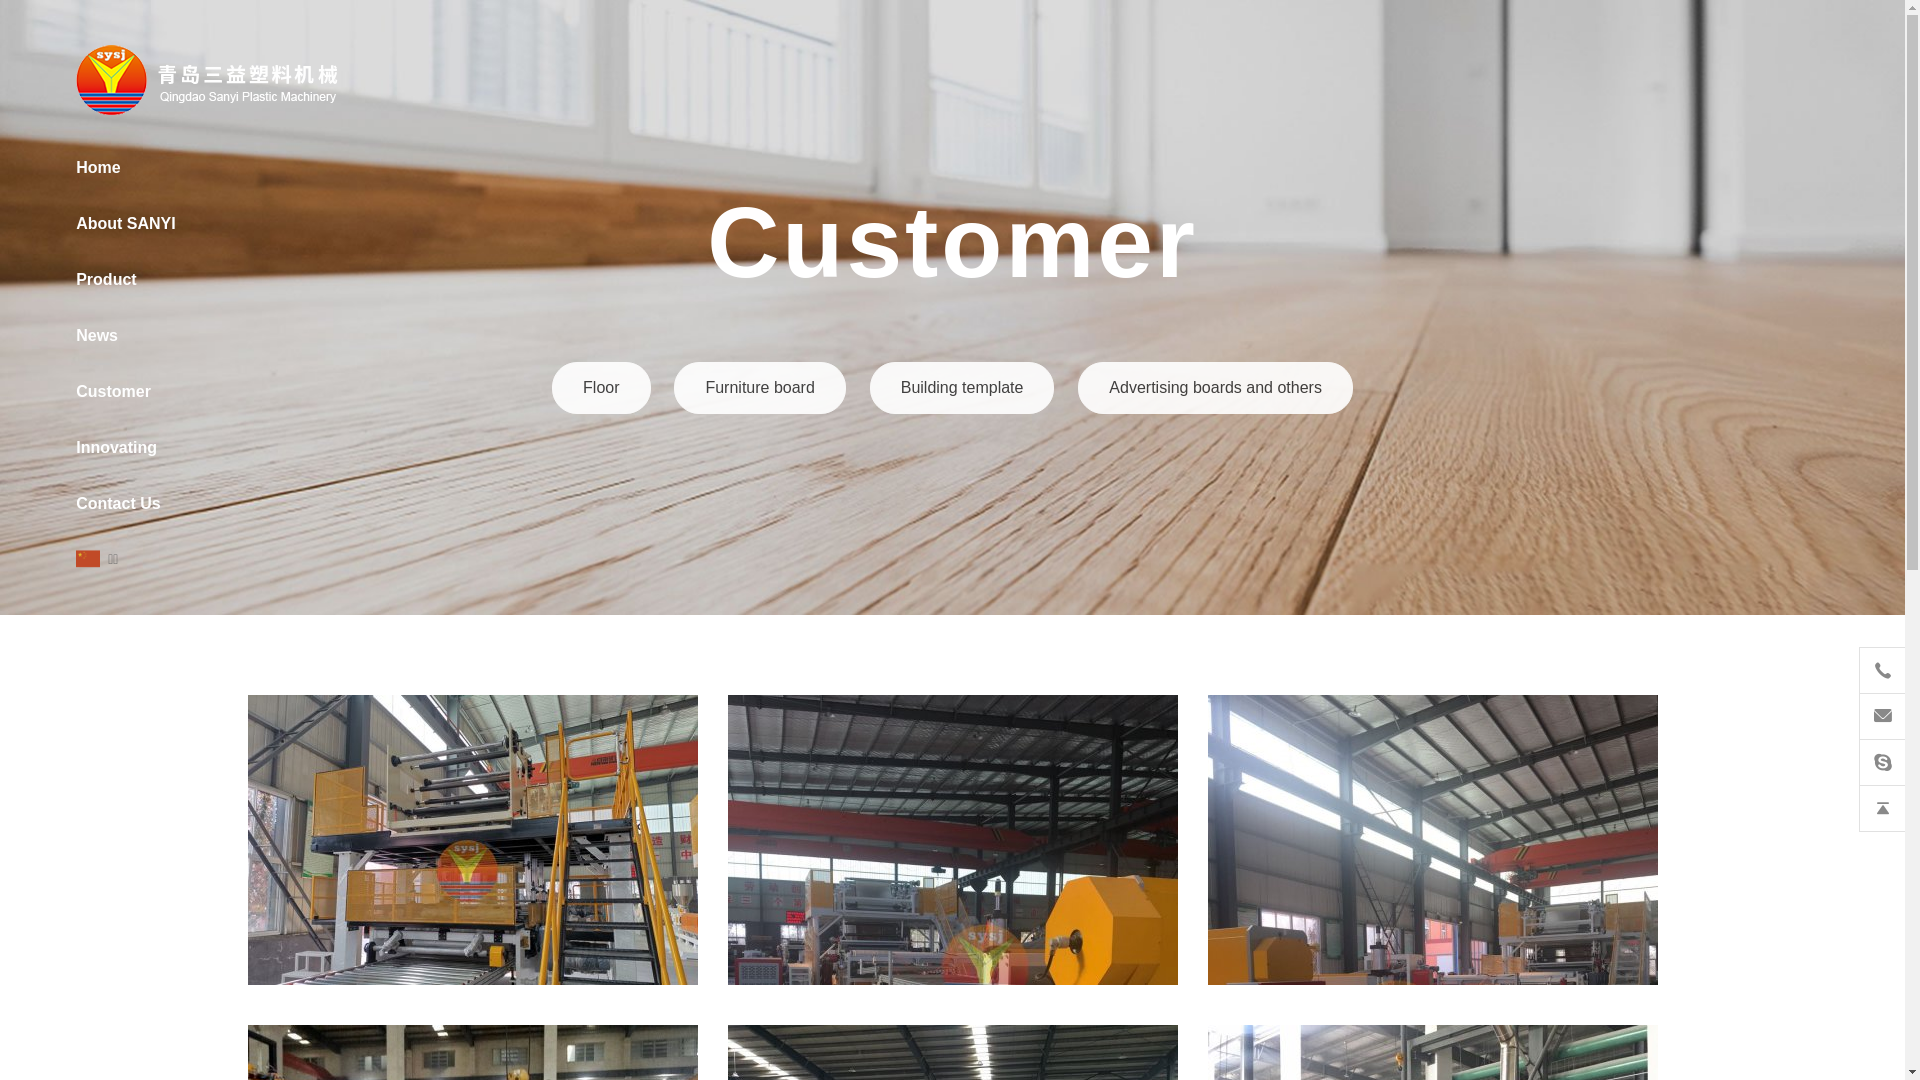  I want to click on 'Home', so click(132, 167).